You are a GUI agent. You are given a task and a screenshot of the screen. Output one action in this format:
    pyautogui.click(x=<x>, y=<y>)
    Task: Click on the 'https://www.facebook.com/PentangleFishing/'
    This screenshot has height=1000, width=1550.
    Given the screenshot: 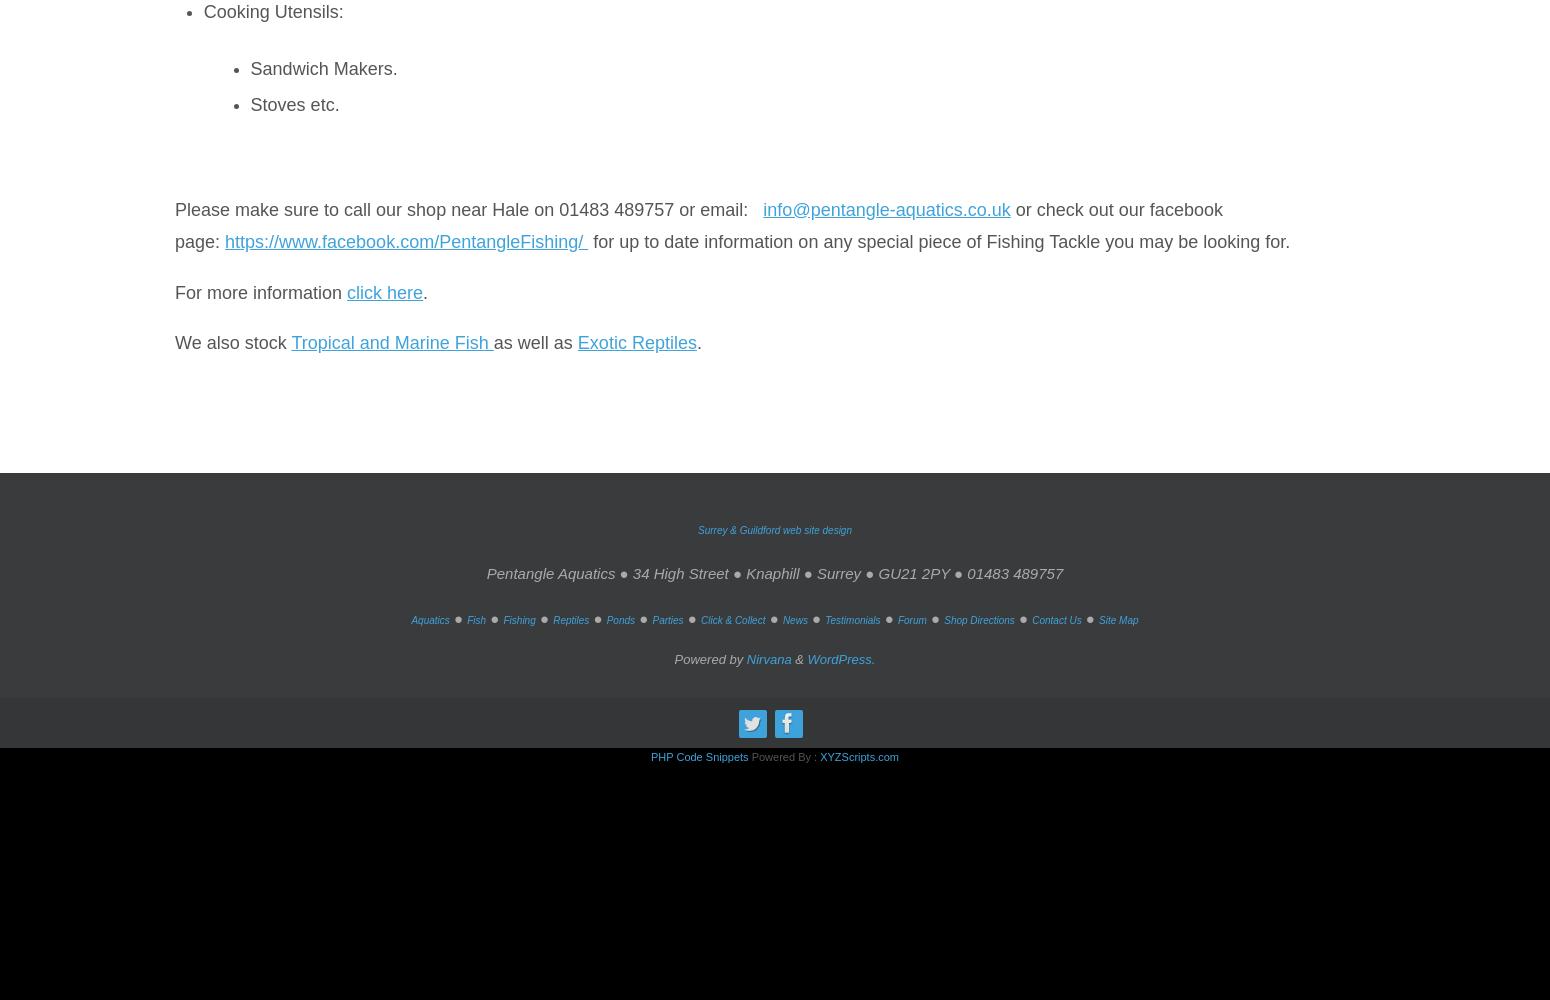 What is the action you would take?
    pyautogui.click(x=224, y=241)
    